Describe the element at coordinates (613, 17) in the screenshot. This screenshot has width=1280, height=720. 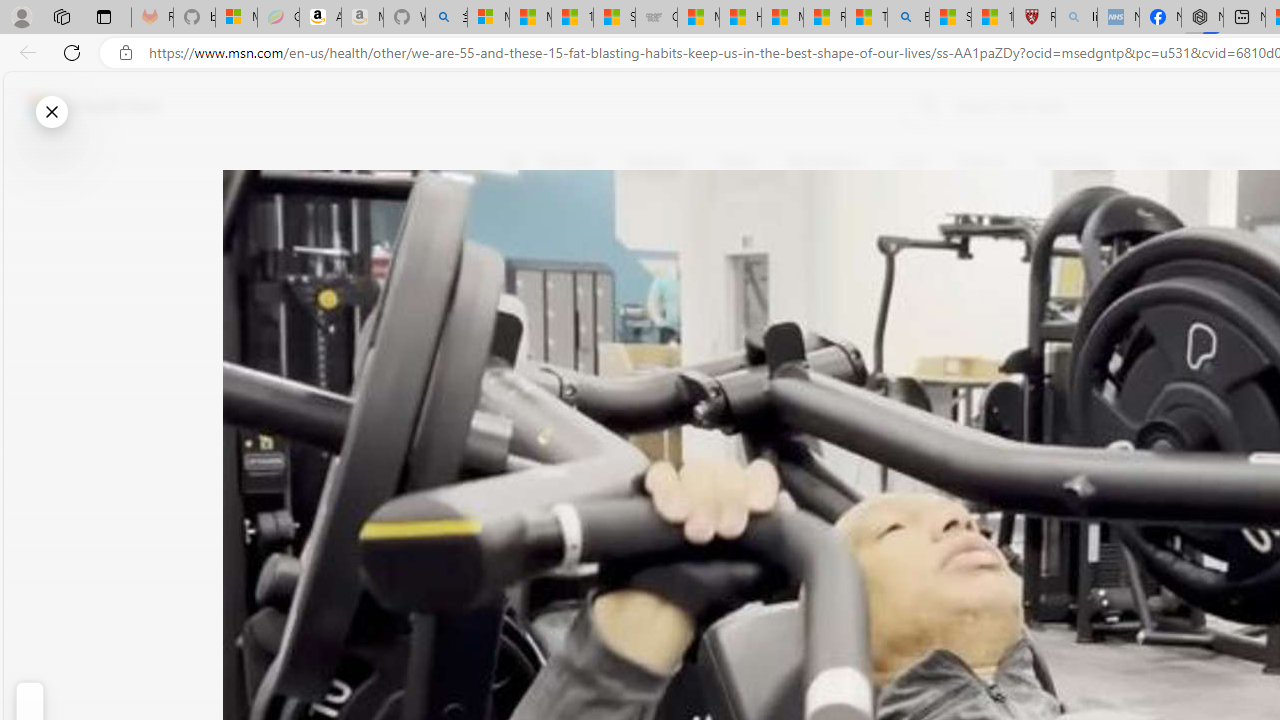
I see `'Stocks - MSN'` at that location.